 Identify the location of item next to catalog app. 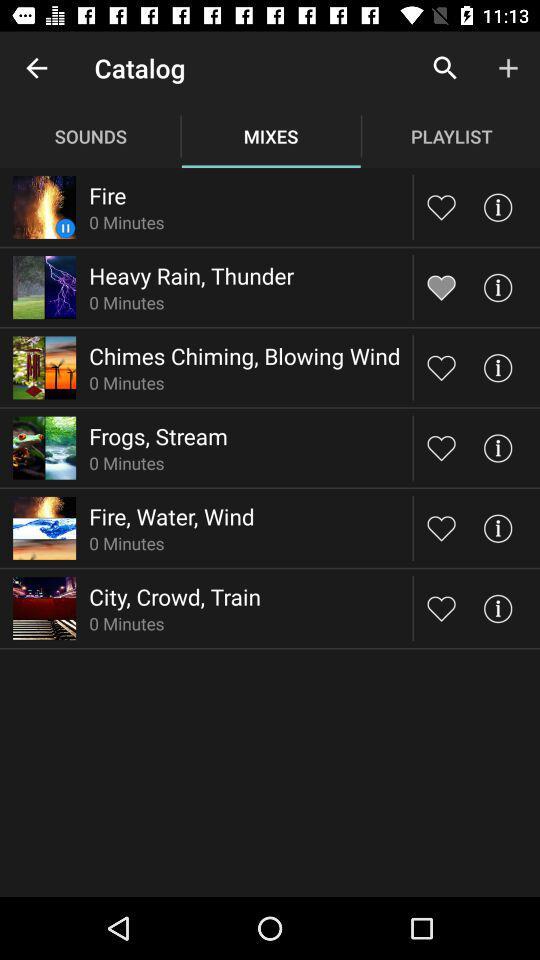
(36, 68).